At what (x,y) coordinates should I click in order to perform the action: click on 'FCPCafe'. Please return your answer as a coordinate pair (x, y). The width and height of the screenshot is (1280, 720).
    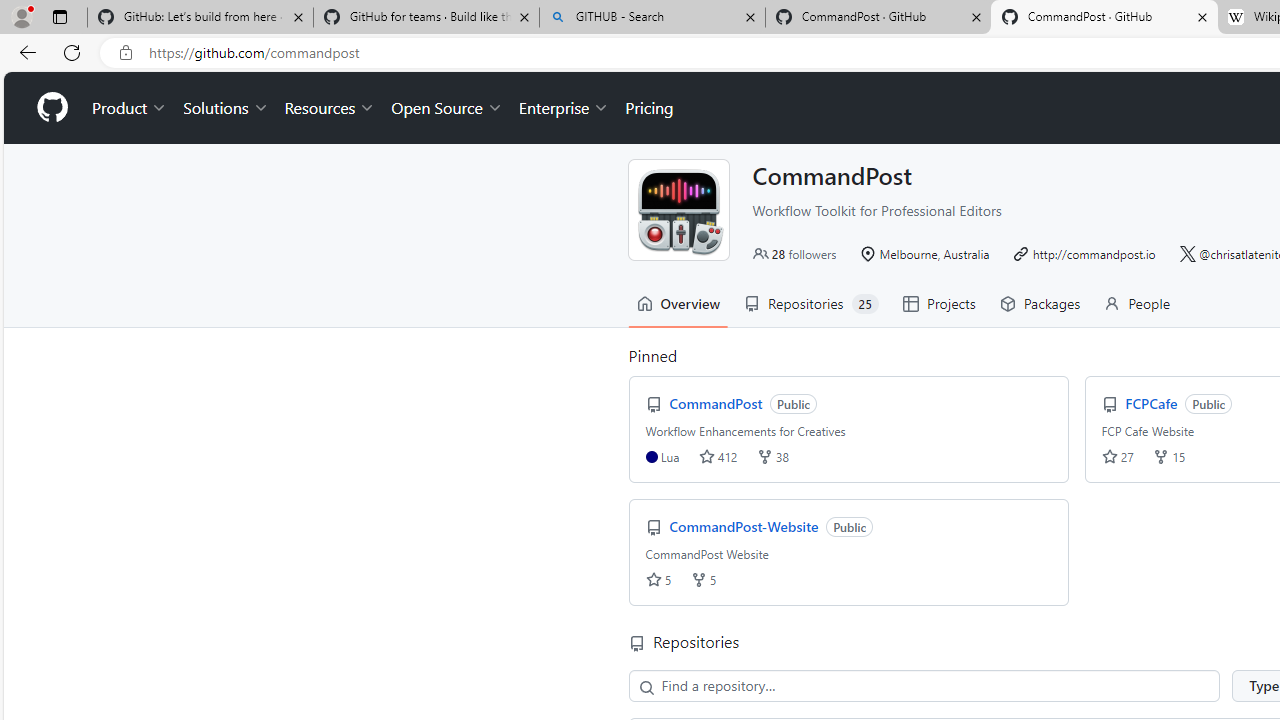
    Looking at the image, I should click on (1153, 403).